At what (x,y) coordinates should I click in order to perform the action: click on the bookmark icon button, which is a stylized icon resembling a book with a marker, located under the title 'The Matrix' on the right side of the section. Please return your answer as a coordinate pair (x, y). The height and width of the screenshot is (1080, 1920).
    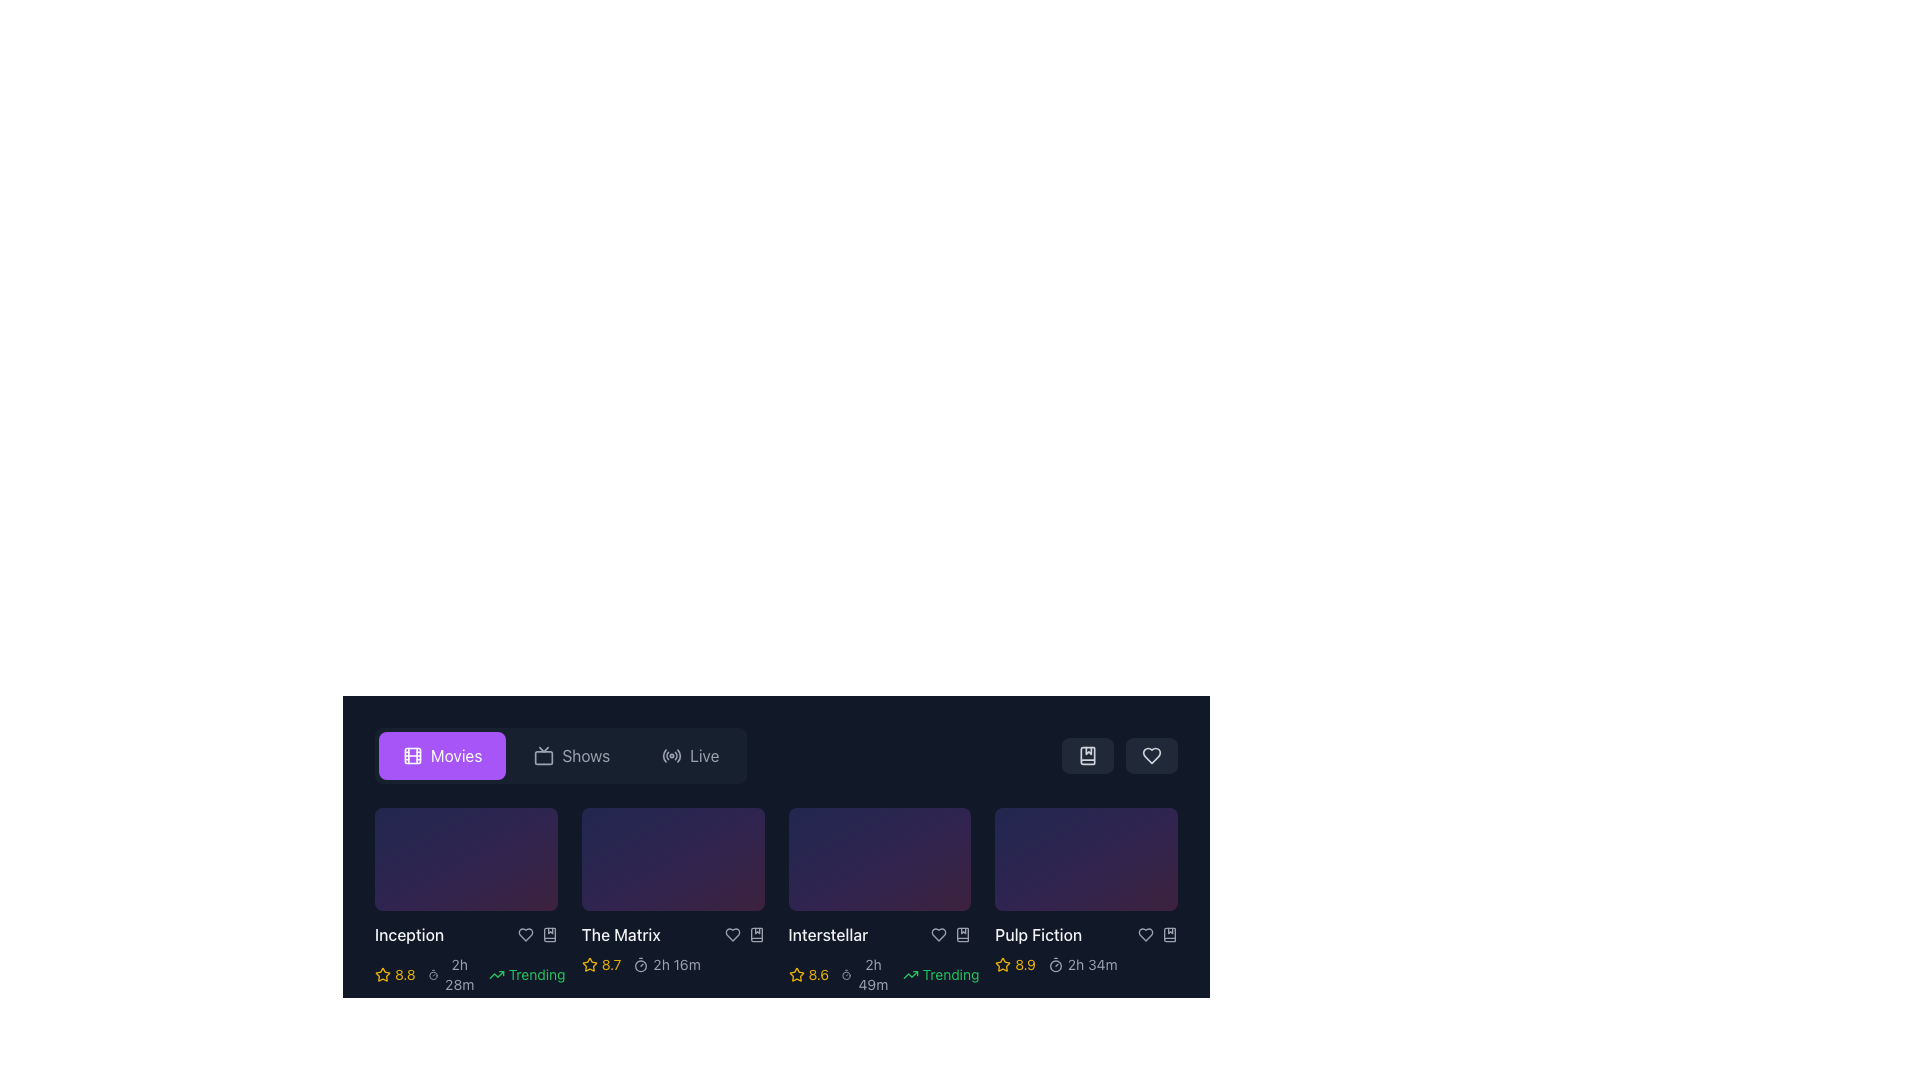
    Looking at the image, I should click on (755, 934).